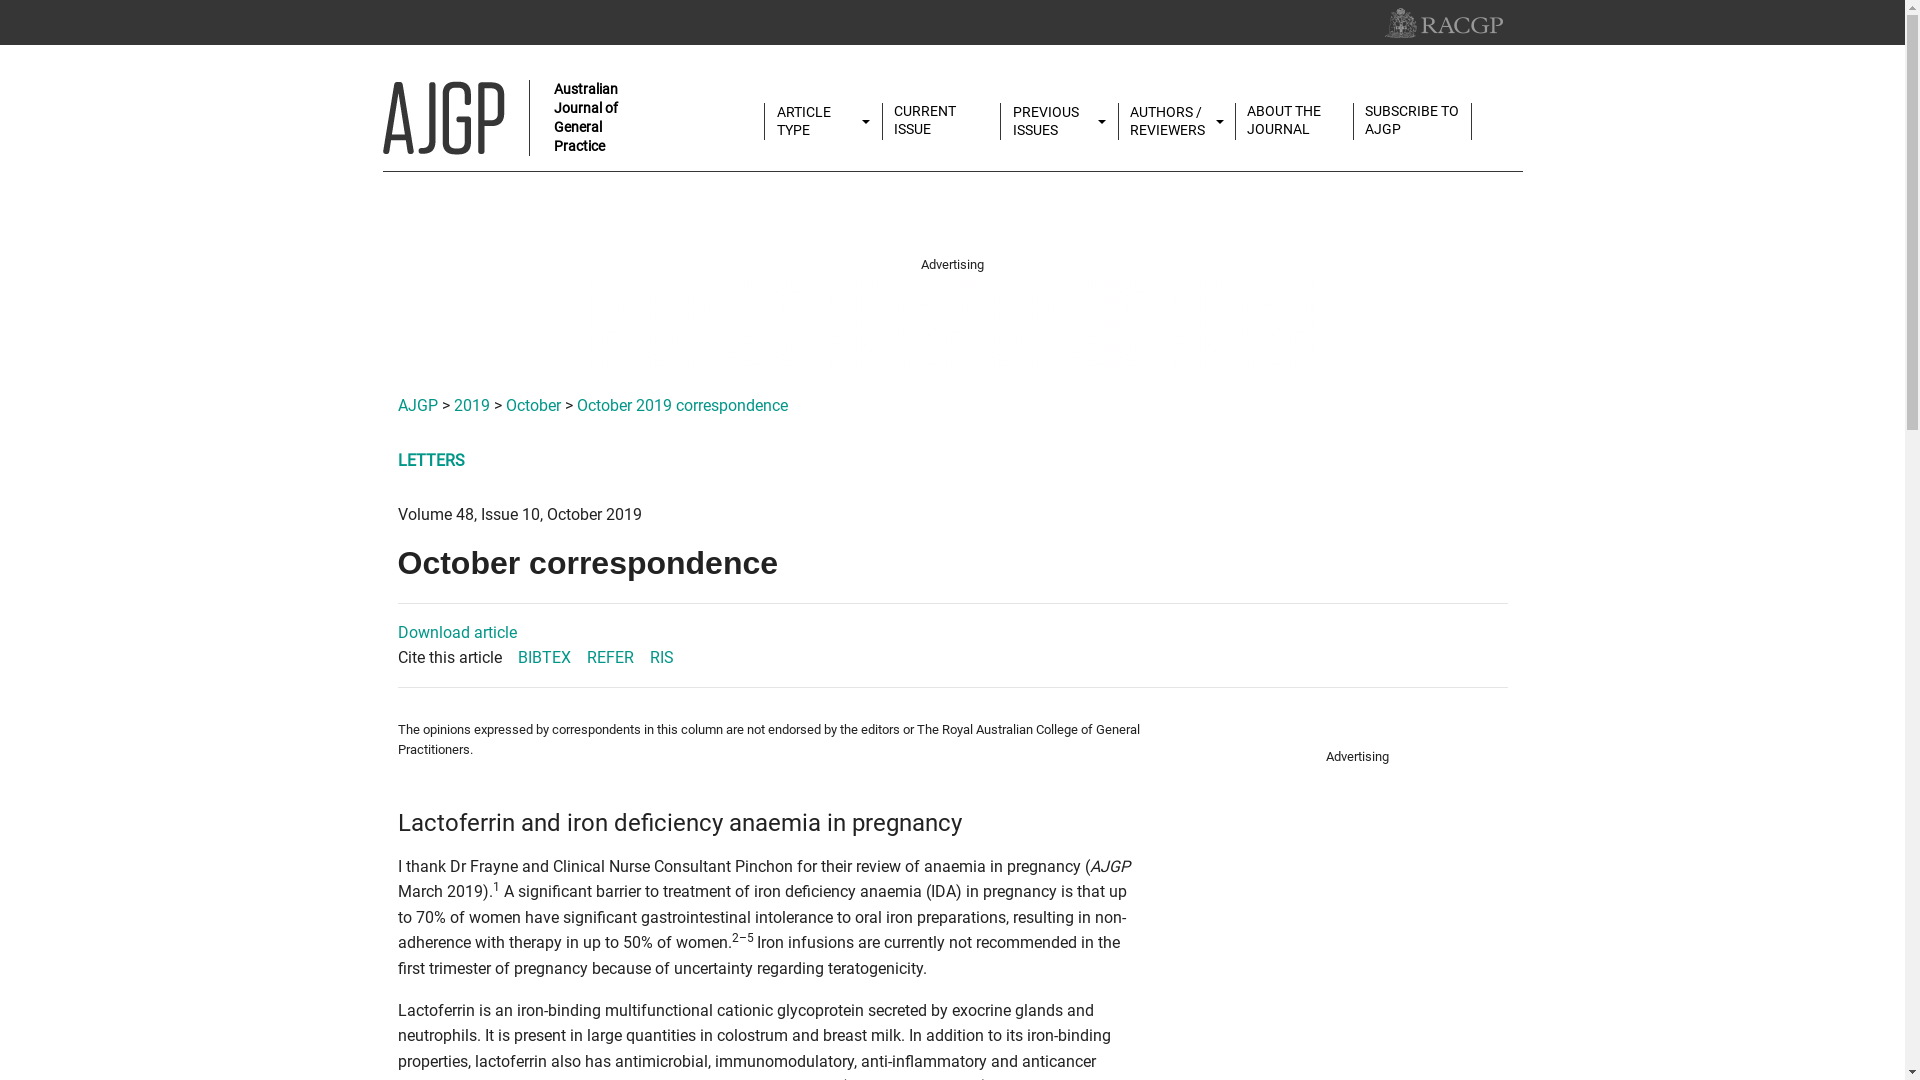 The image size is (1920, 1080). What do you see at coordinates (456, 632) in the screenshot?
I see `'Download article'` at bounding box center [456, 632].